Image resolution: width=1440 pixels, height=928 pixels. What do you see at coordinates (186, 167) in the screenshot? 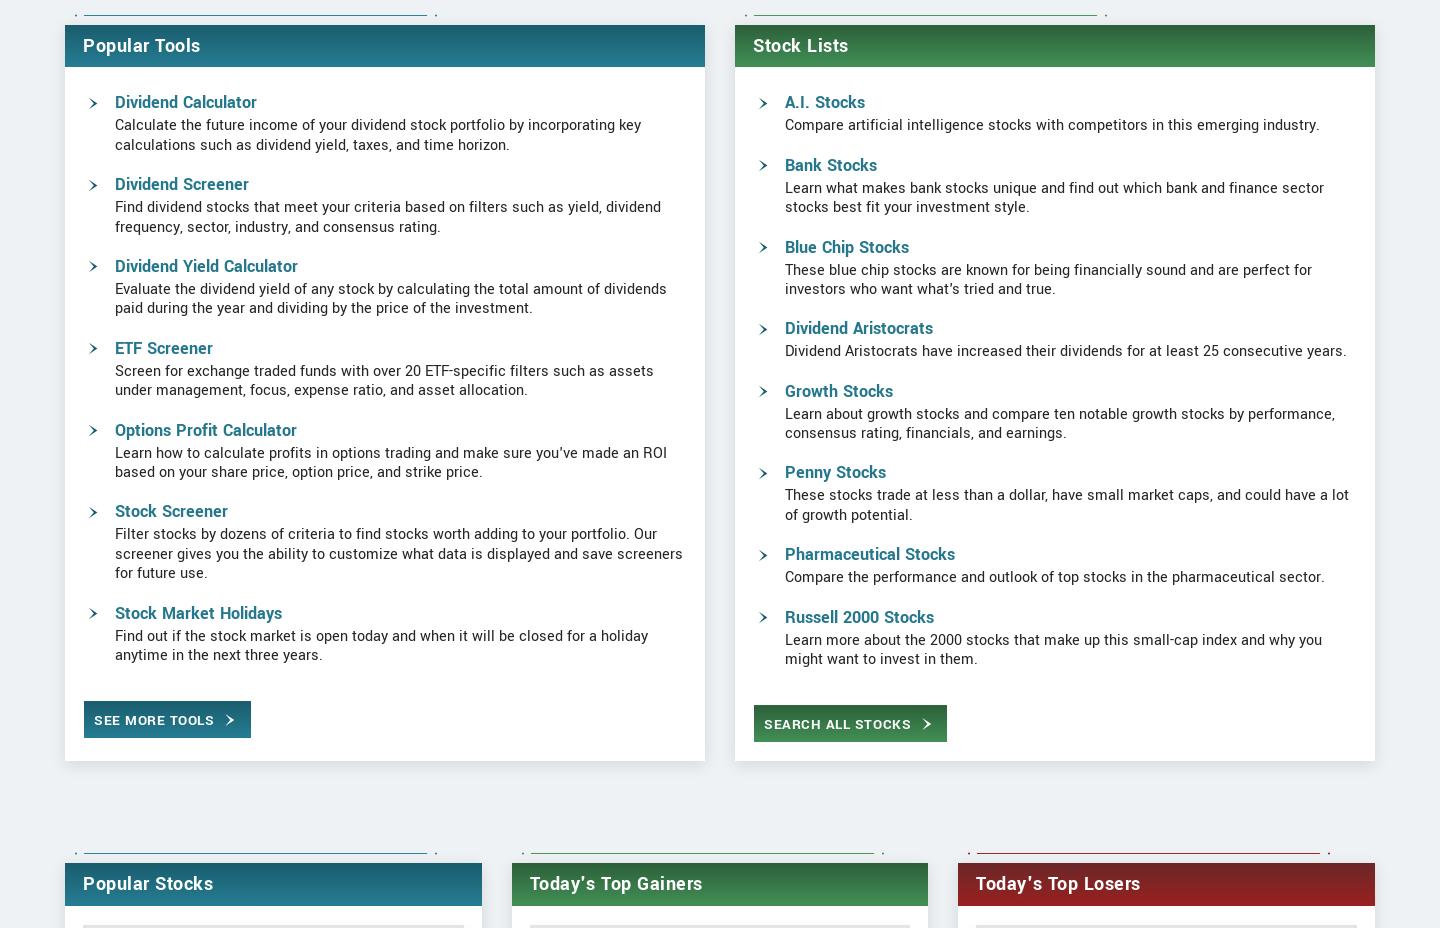
I see `'Dividend Calculator'` at bounding box center [186, 167].